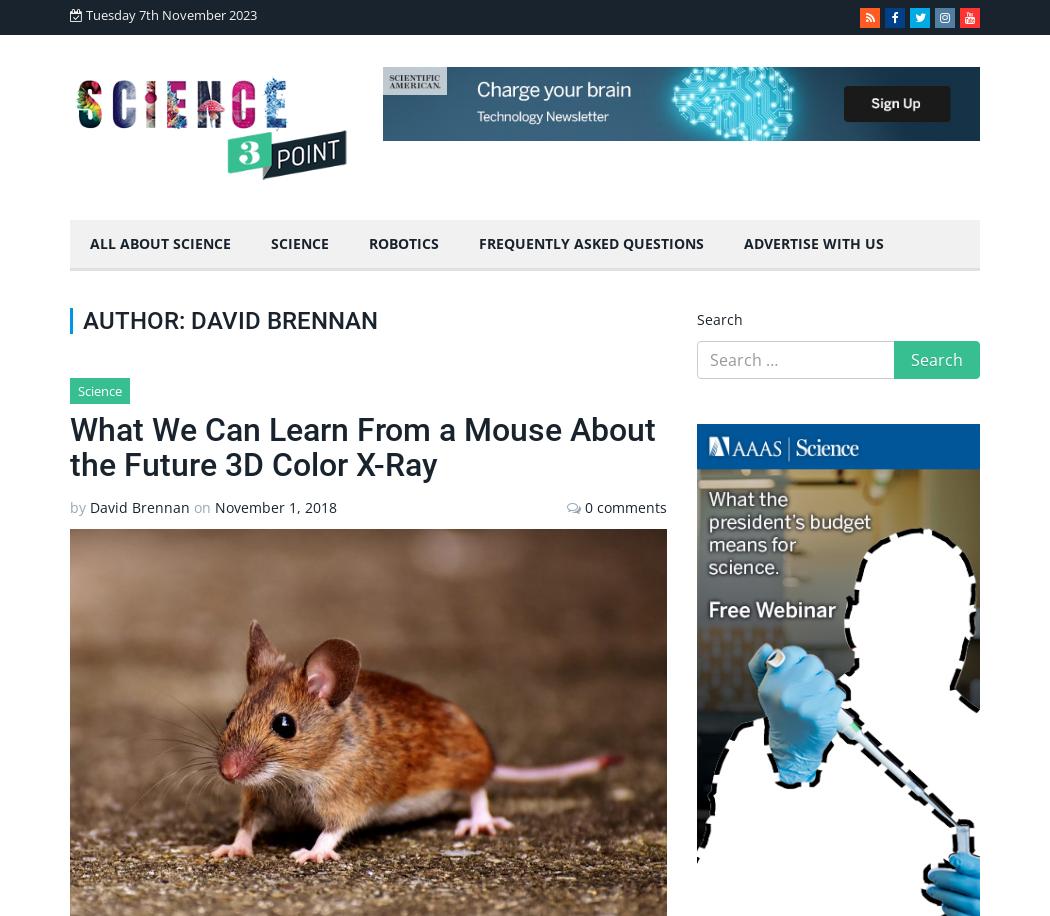 The height and width of the screenshot is (916, 1050). What do you see at coordinates (275, 506) in the screenshot?
I see `'November 1, 2018'` at bounding box center [275, 506].